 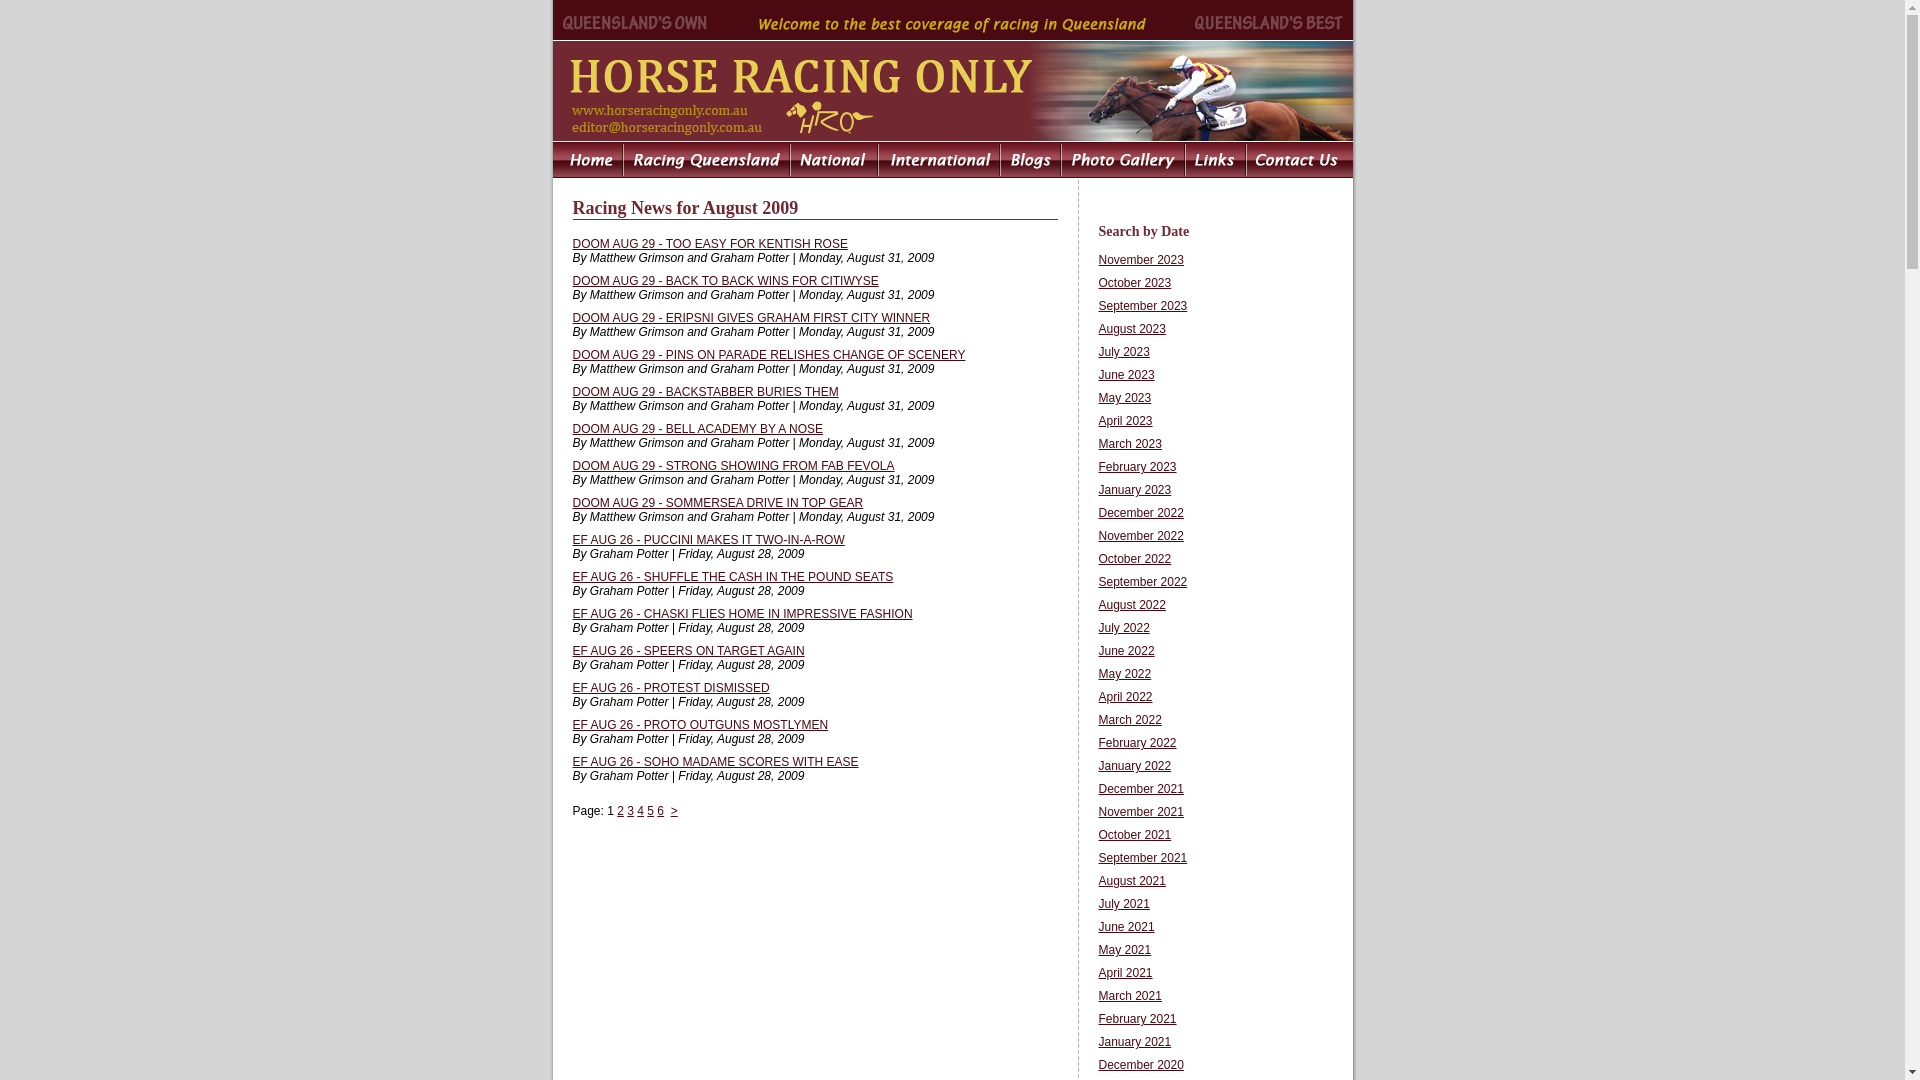 What do you see at coordinates (650, 810) in the screenshot?
I see `'5'` at bounding box center [650, 810].